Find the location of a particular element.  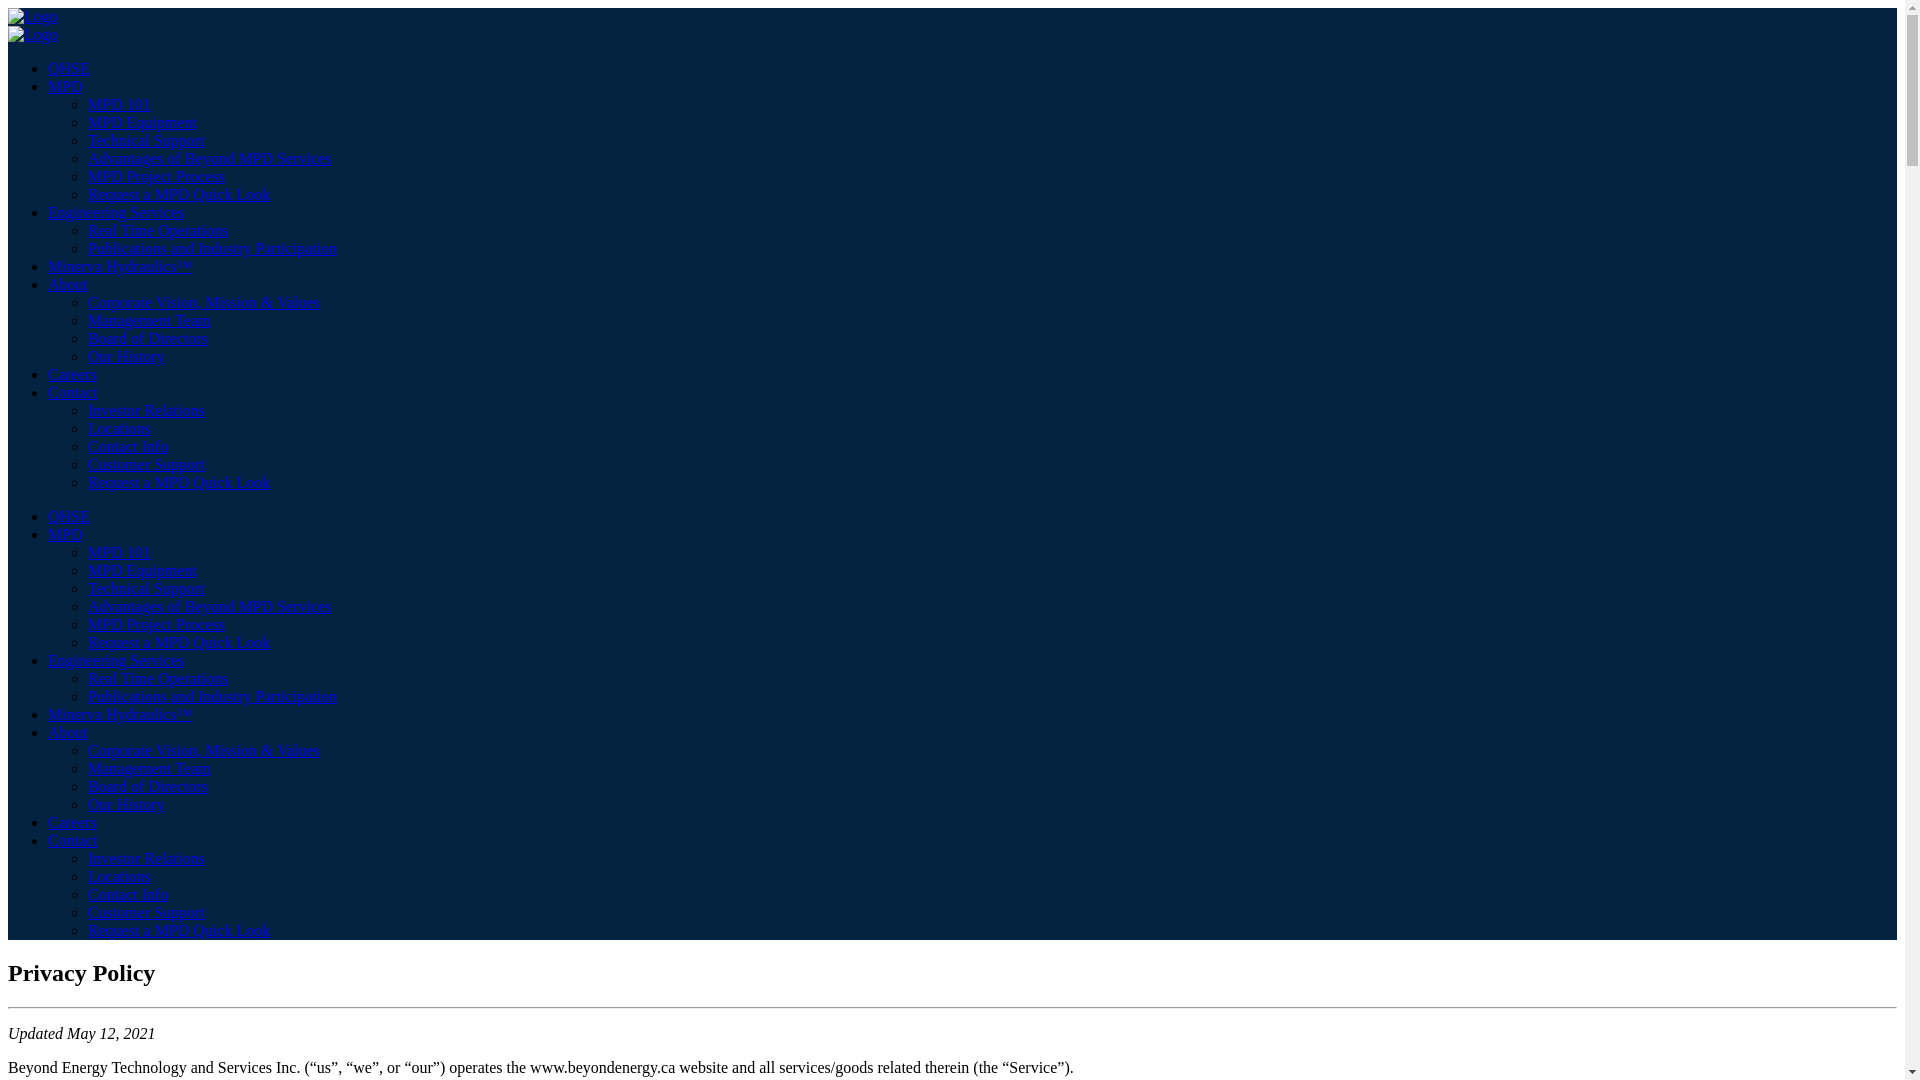

'QHSE' is located at coordinates (68, 515).